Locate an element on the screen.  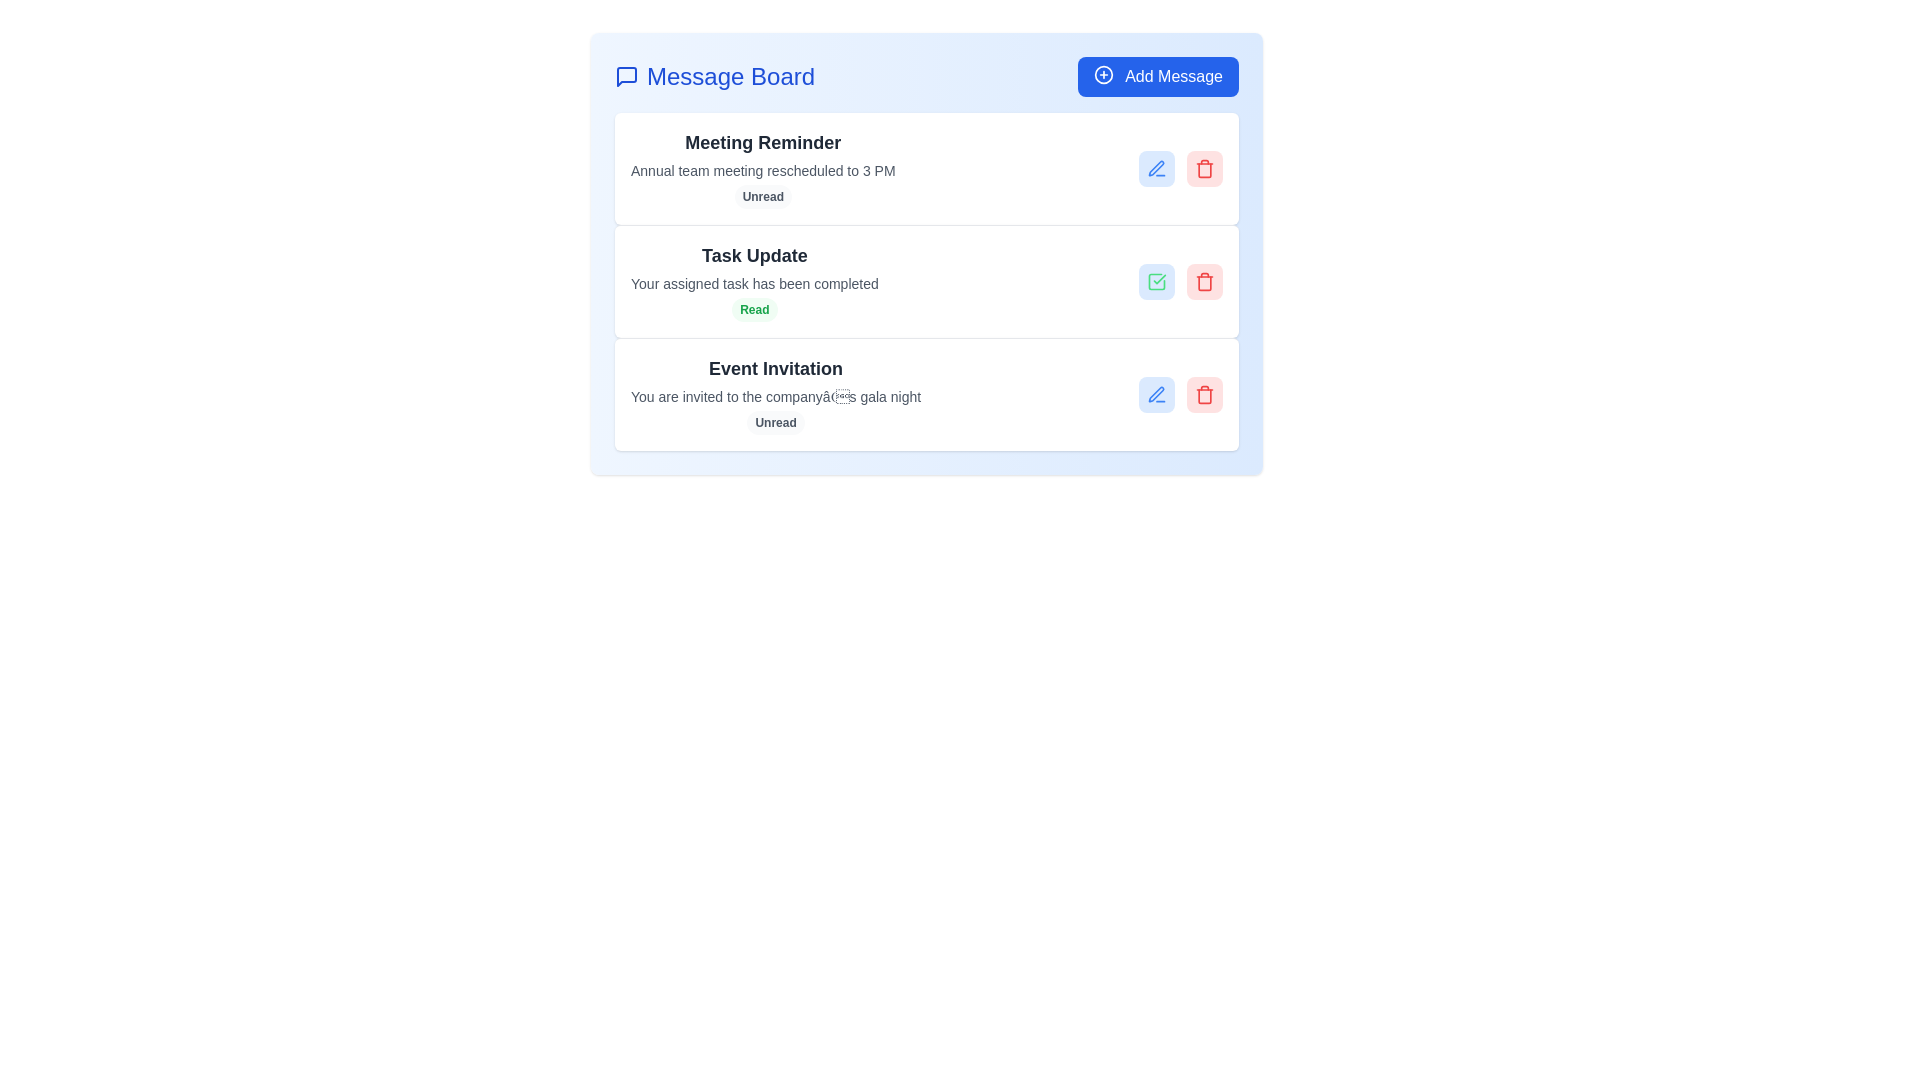
the green square icon with rounded corners containing a checkmark, located in the 'Task Update' row, to the left of the trash icon is located at coordinates (1156, 281).